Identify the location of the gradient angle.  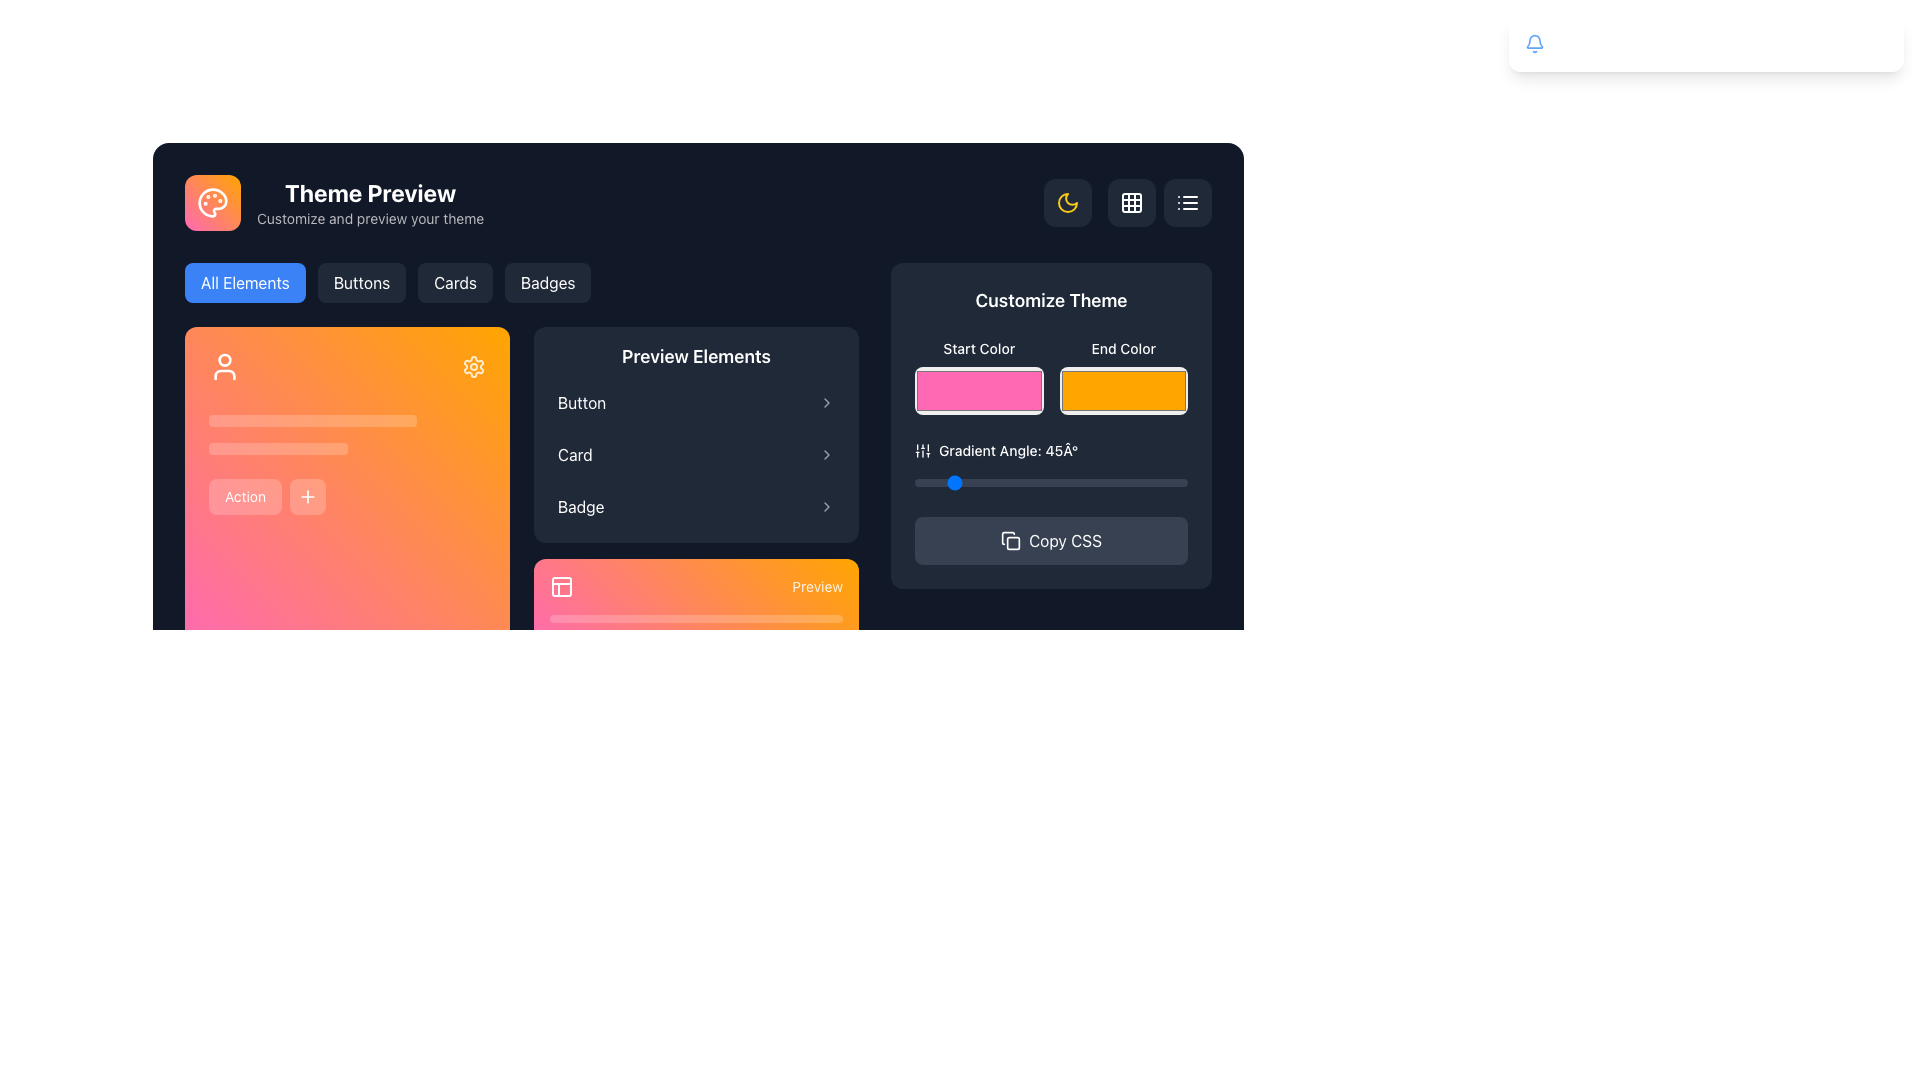
(1035, 482).